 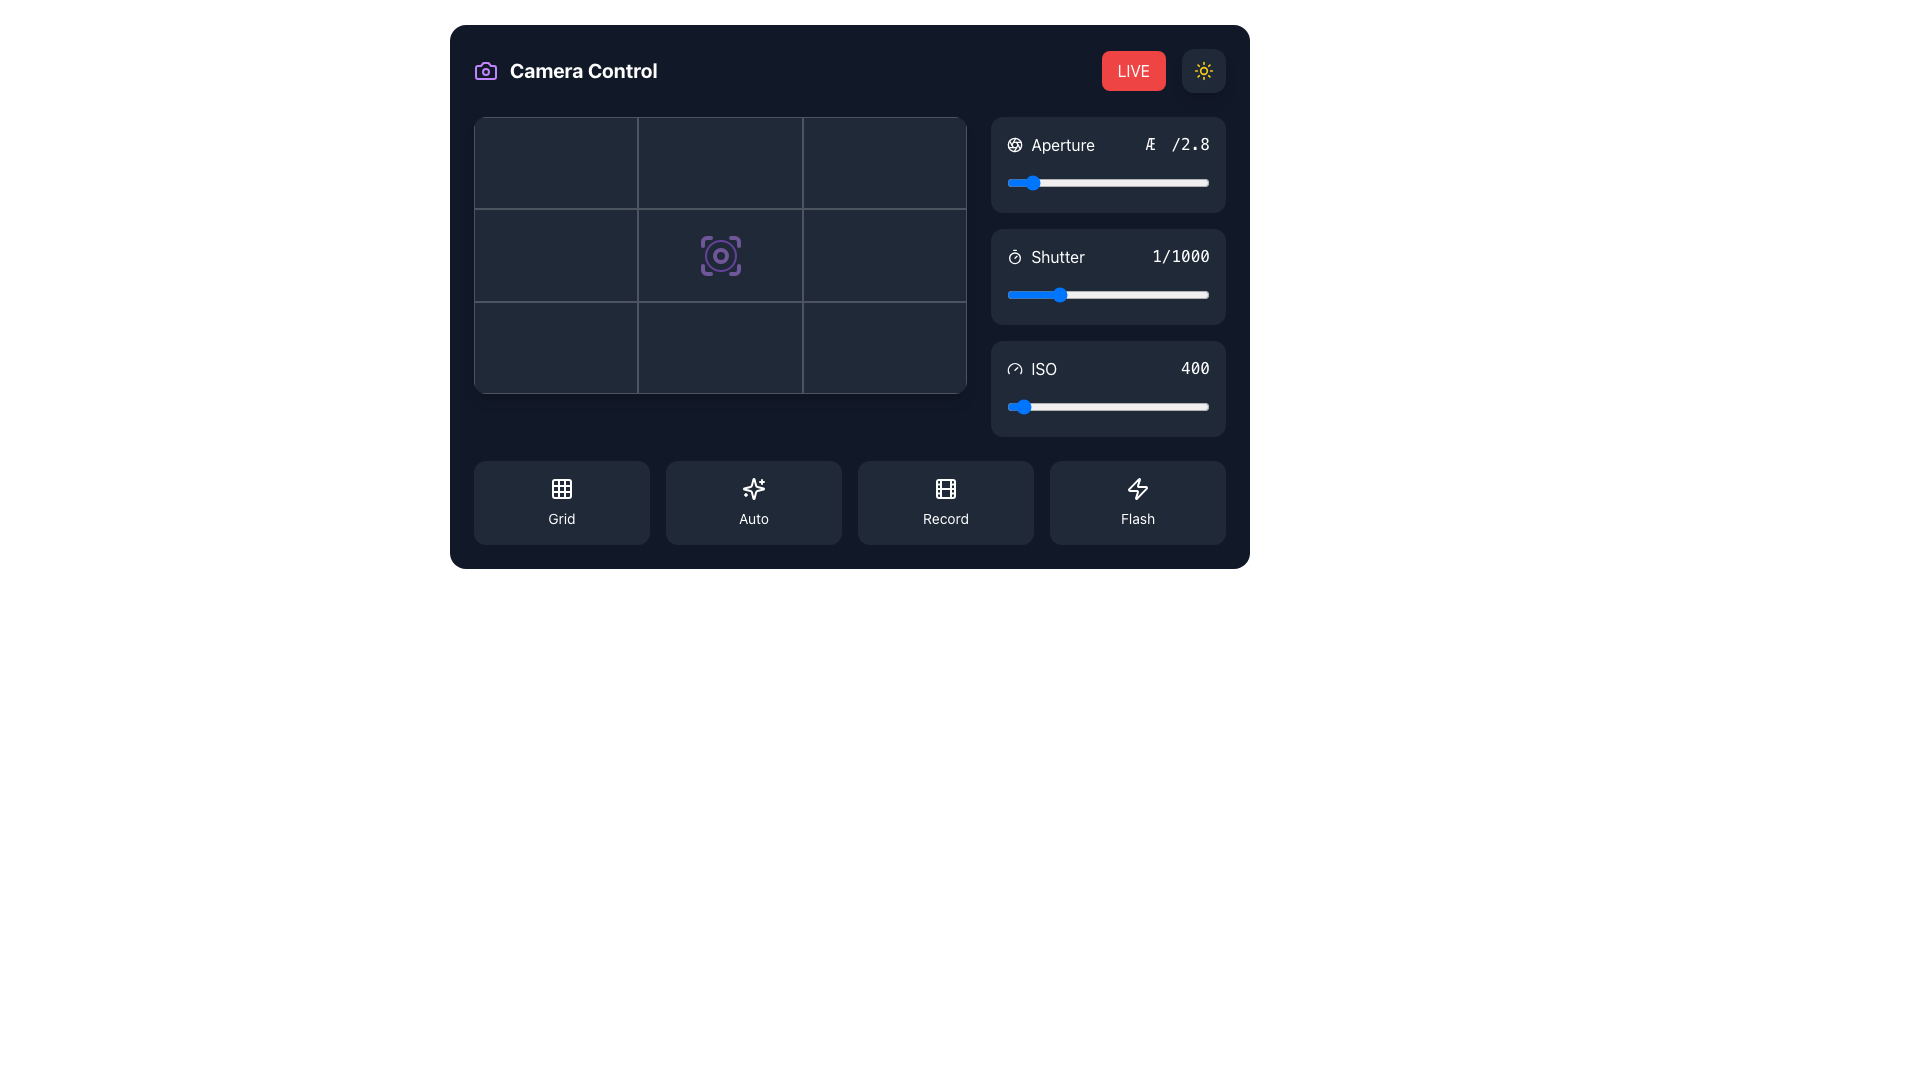 What do you see at coordinates (560, 501) in the screenshot?
I see `the 'Grid' button, which is a rectangular button with a dark background, featuring a grid icon above the text label 'Grid'. This button is the first in a group of four buttons located at the bottom of the interface` at bounding box center [560, 501].